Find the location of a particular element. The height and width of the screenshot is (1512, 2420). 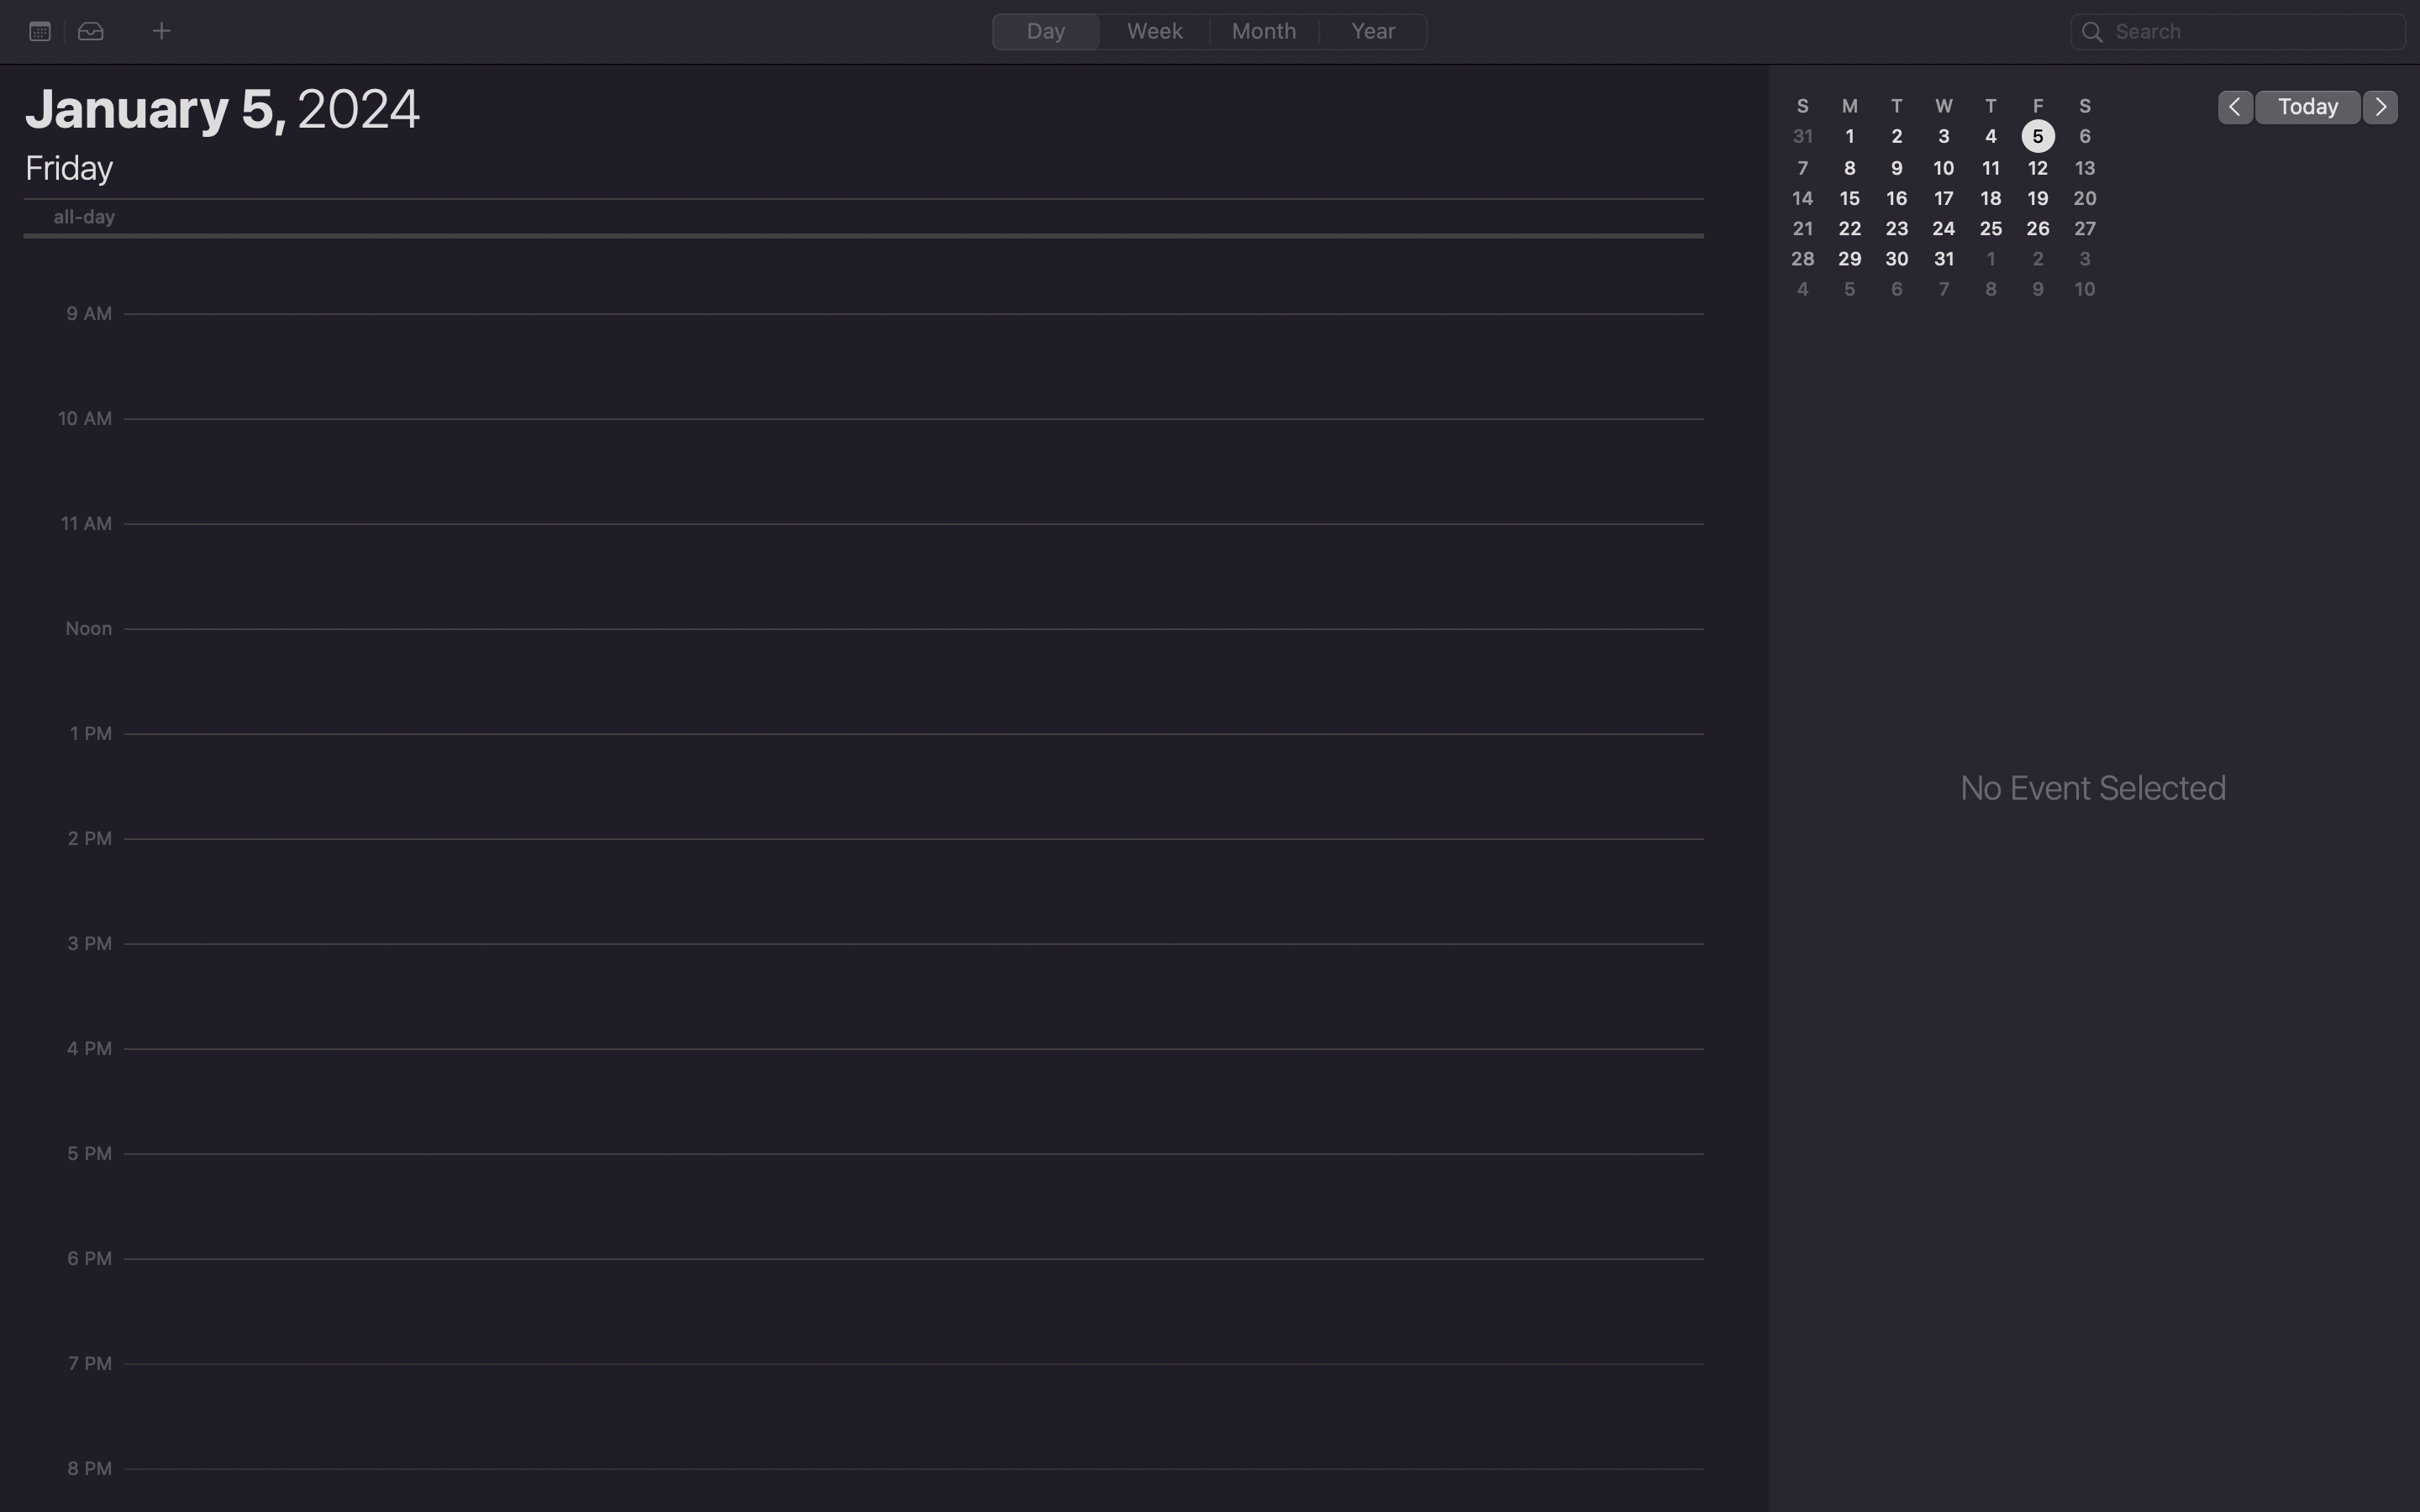

the date 2 is located at coordinates (1897, 135).